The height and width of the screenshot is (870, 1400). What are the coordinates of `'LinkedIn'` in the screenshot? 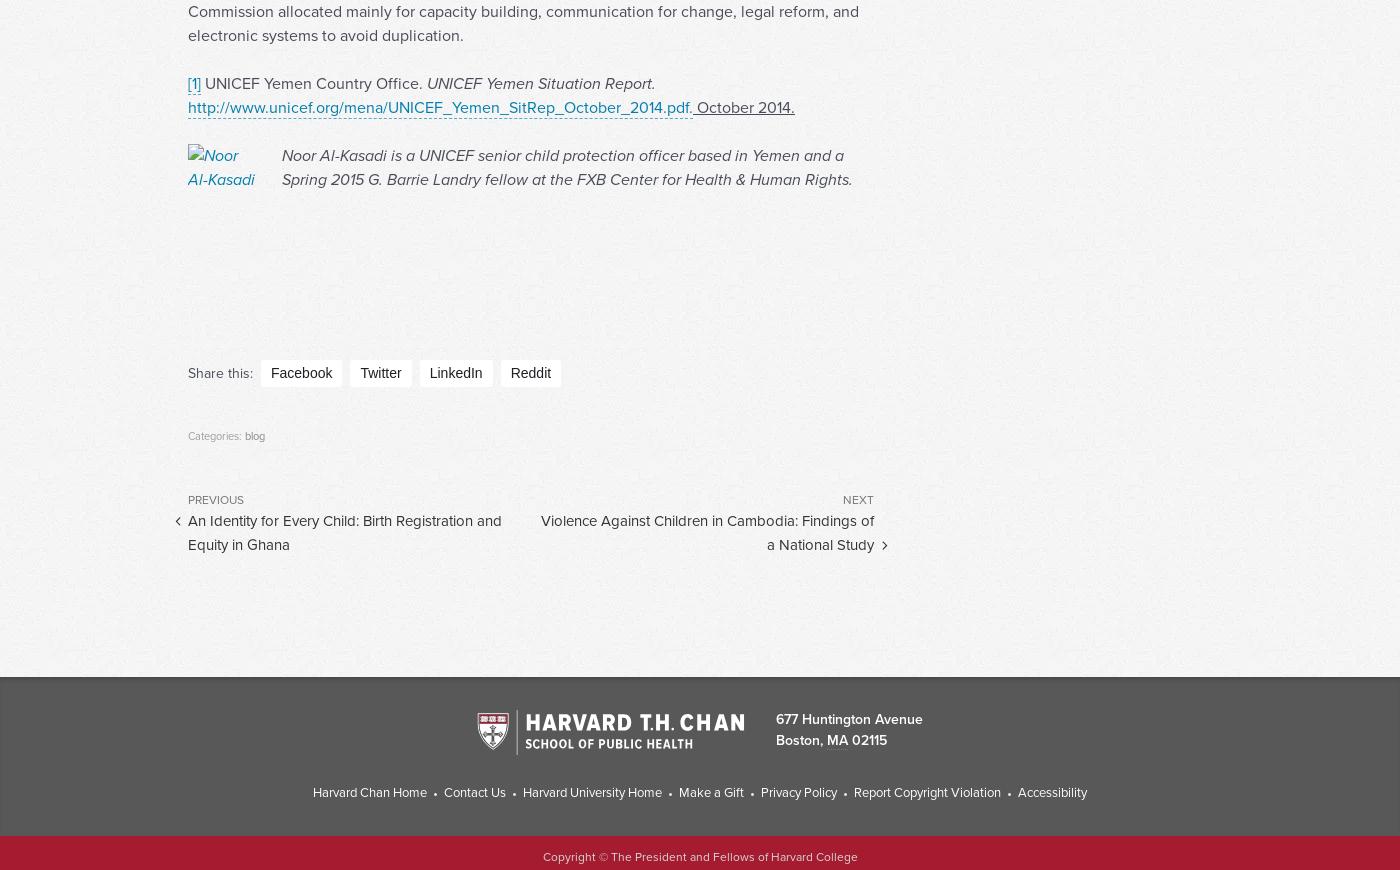 It's located at (455, 410).